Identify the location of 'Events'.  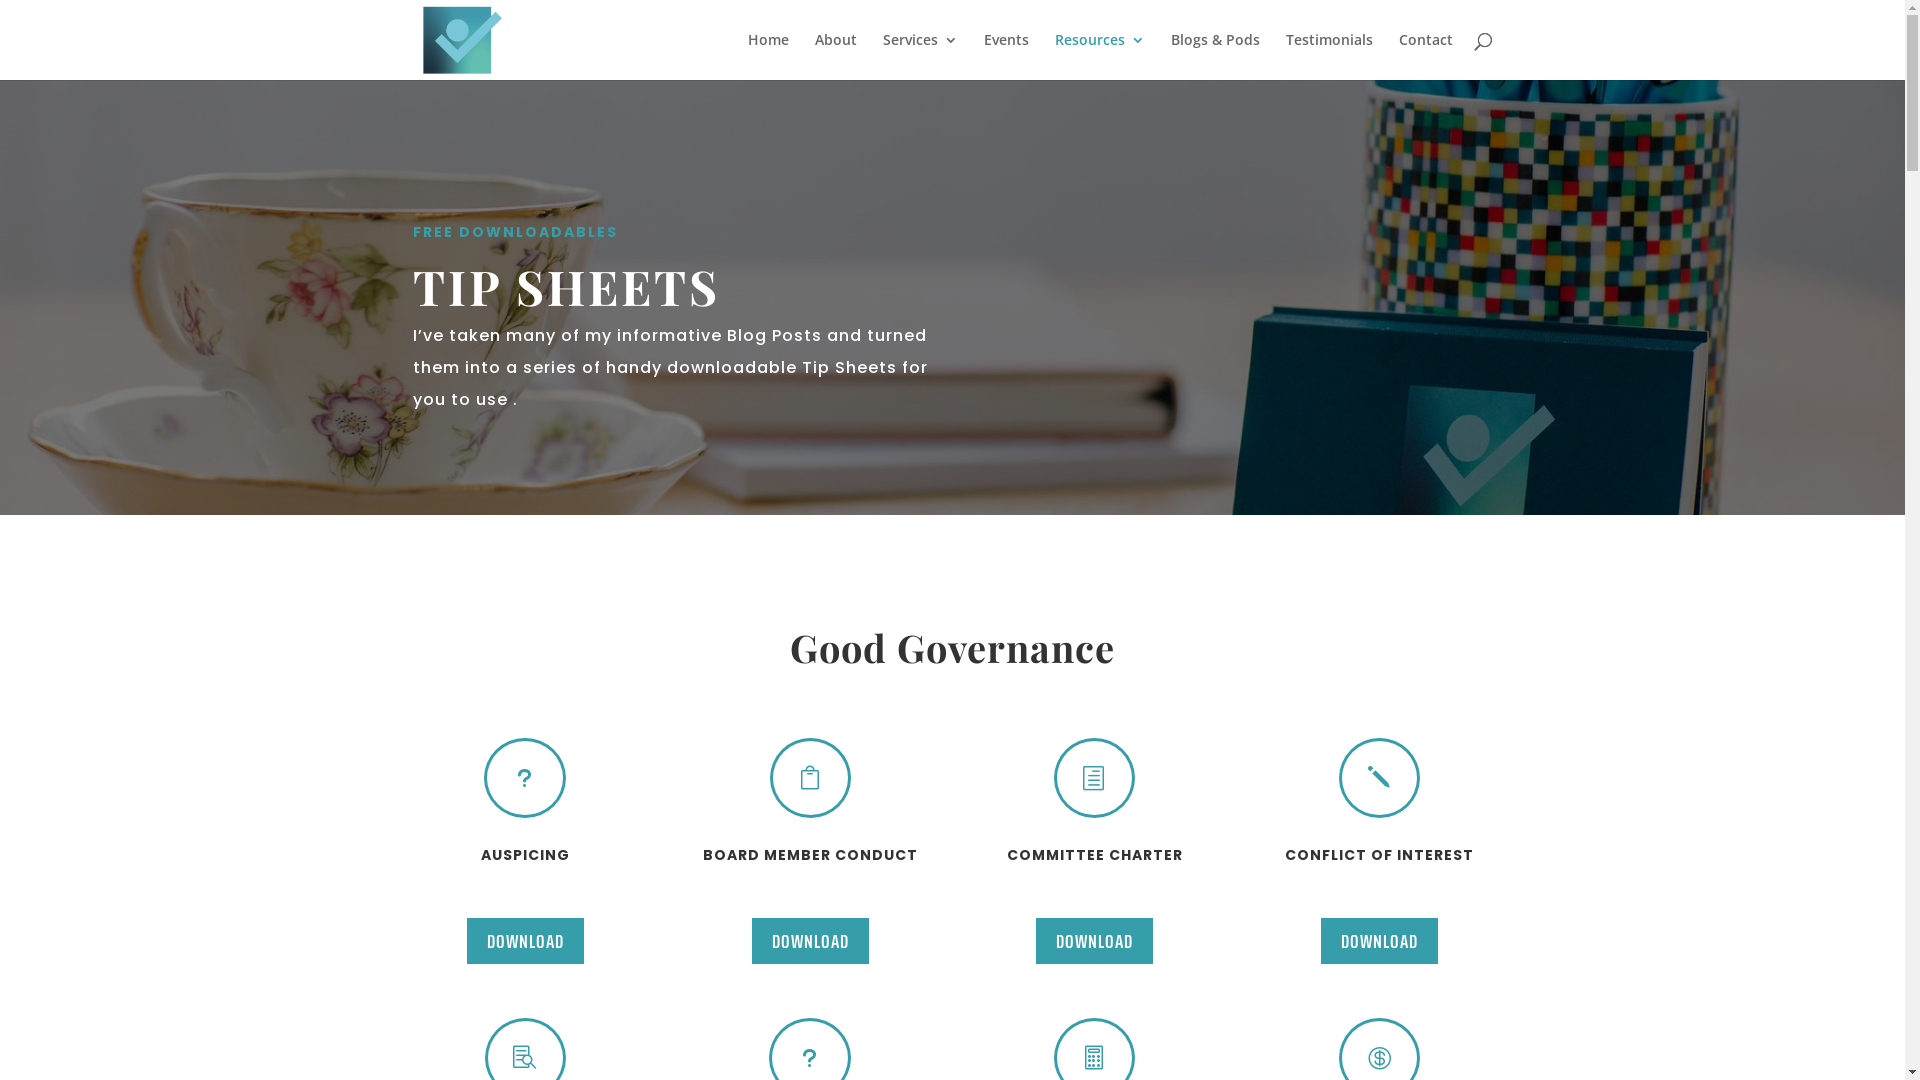
(1006, 55).